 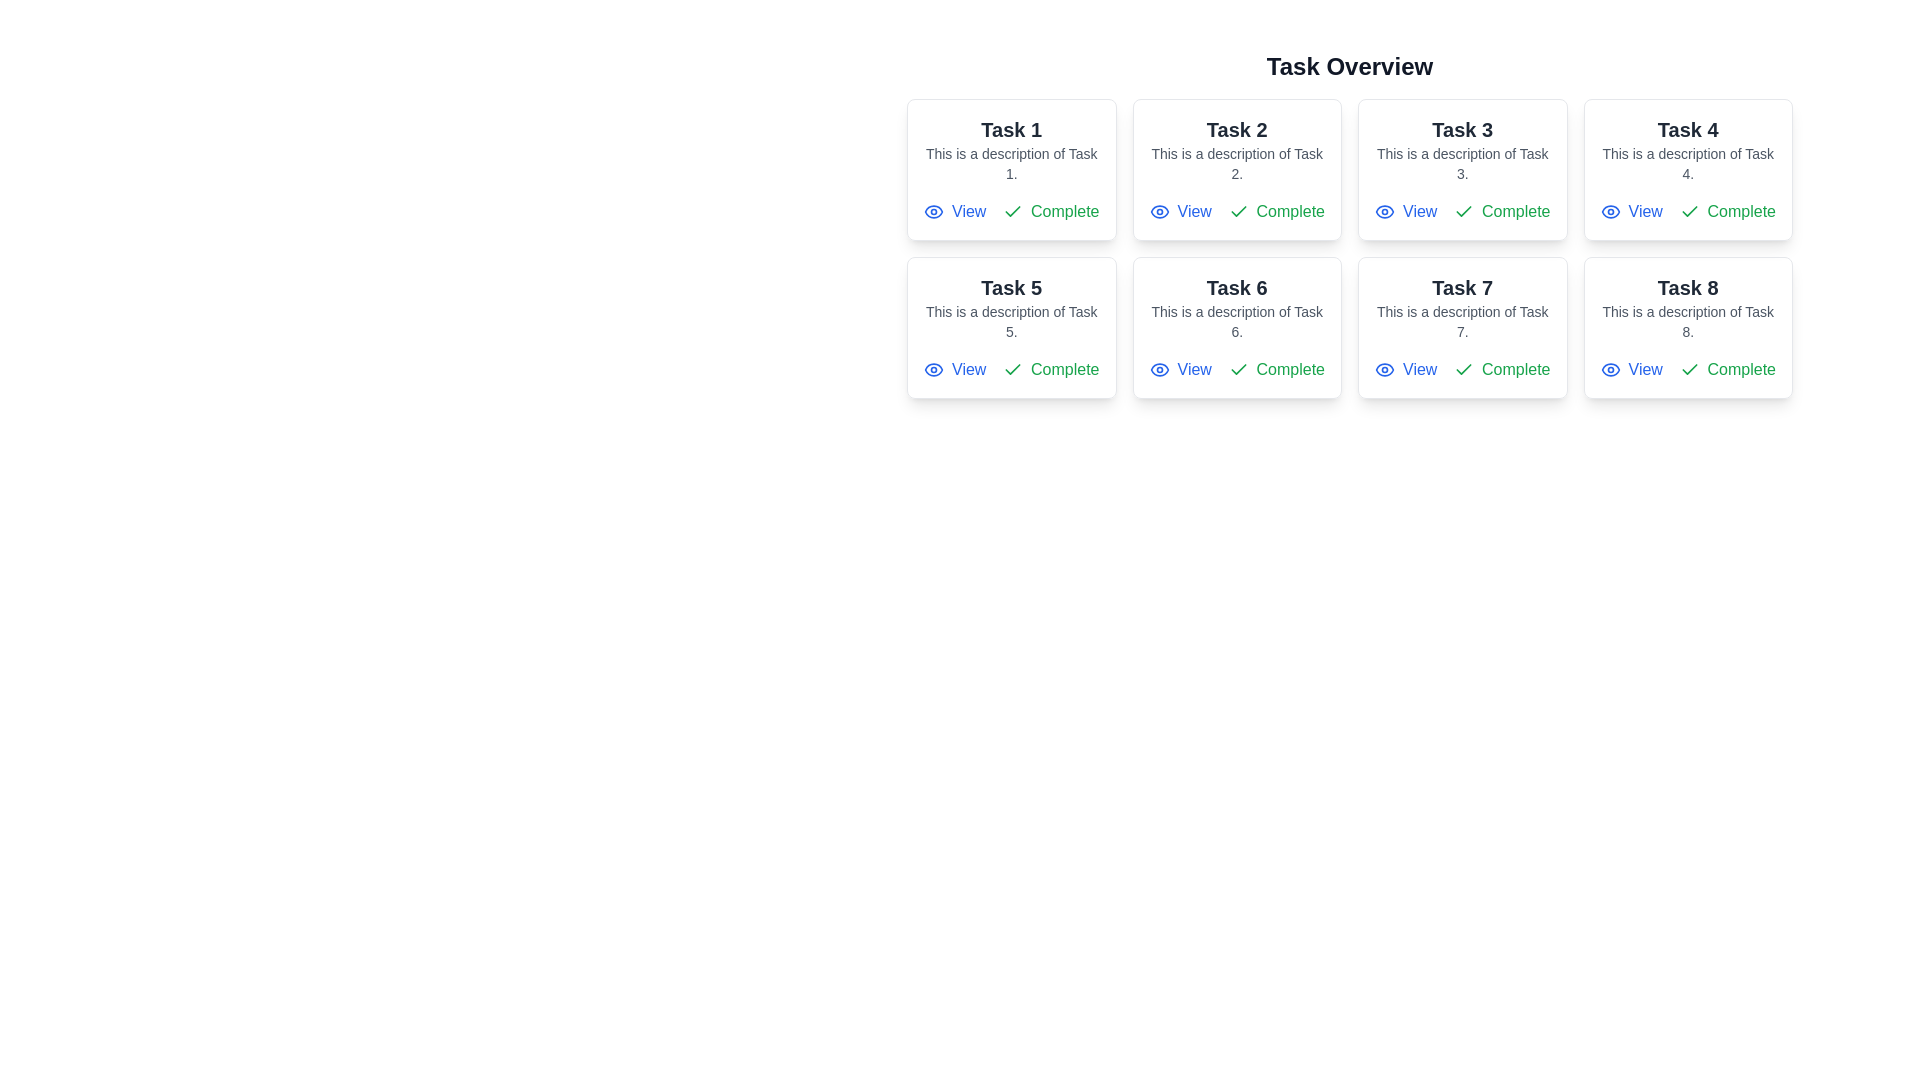 I want to click on the button located at the bottom of the 'Task 7' card, positioned to the right of the 'View' label, to mark the task as complete, so click(x=1502, y=370).